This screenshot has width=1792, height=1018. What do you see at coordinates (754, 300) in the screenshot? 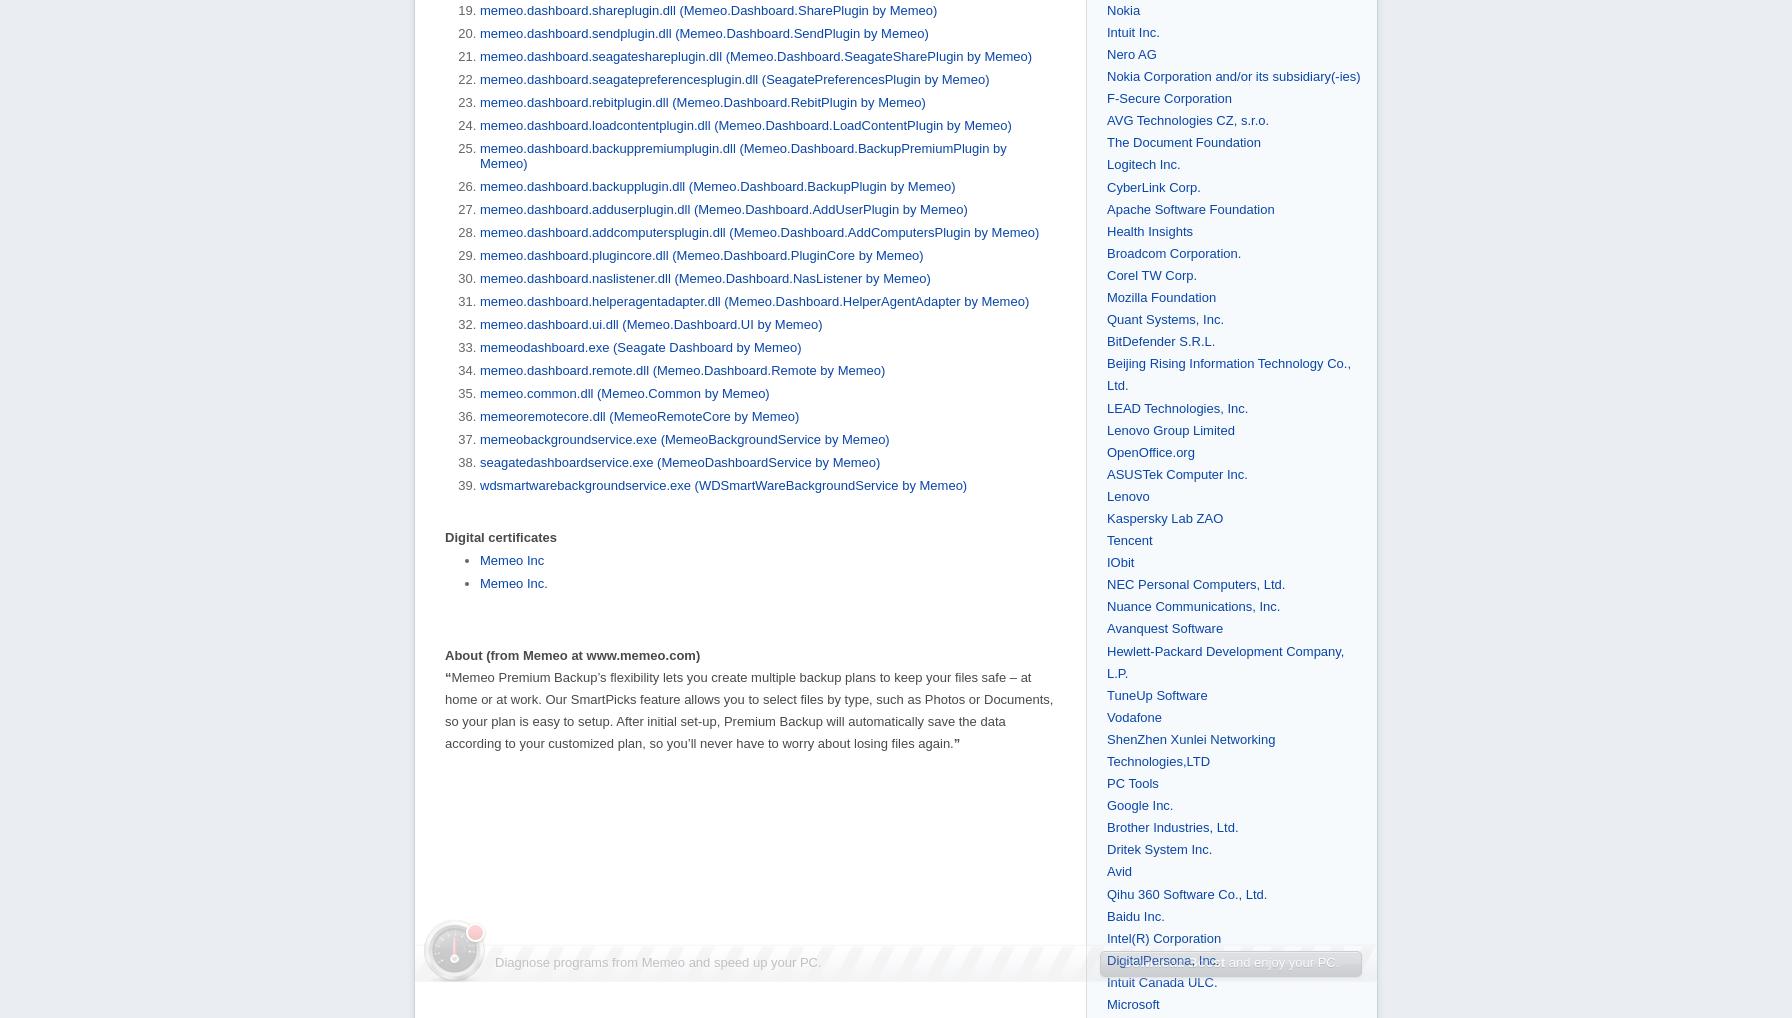
I see `'memeo.dashboard.helperagentadapter.dll (Memeo.Dashboard.HelperAgentAdapter by Memeo)'` at bounding box center [754, 300].